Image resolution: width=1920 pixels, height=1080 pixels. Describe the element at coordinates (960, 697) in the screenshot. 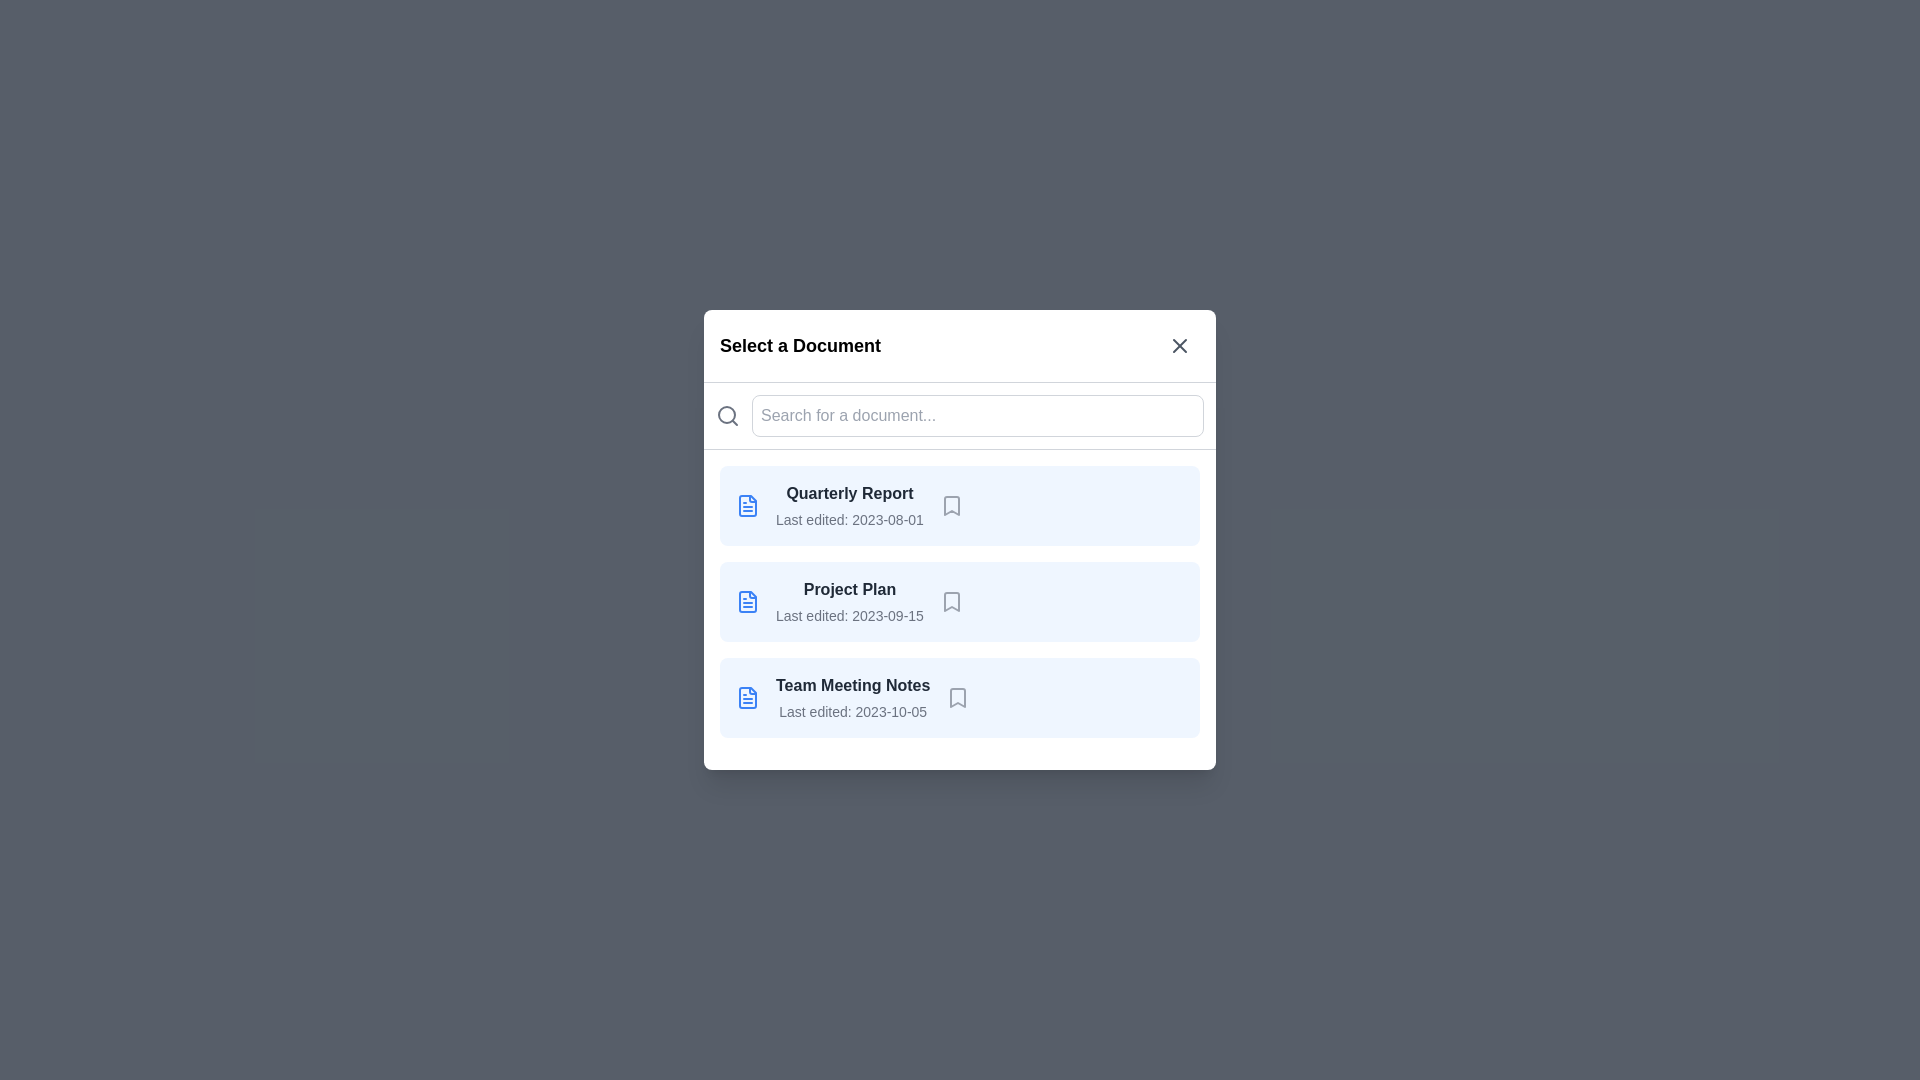

I see `the document titled Team Meeting Notes from the list` at that location.